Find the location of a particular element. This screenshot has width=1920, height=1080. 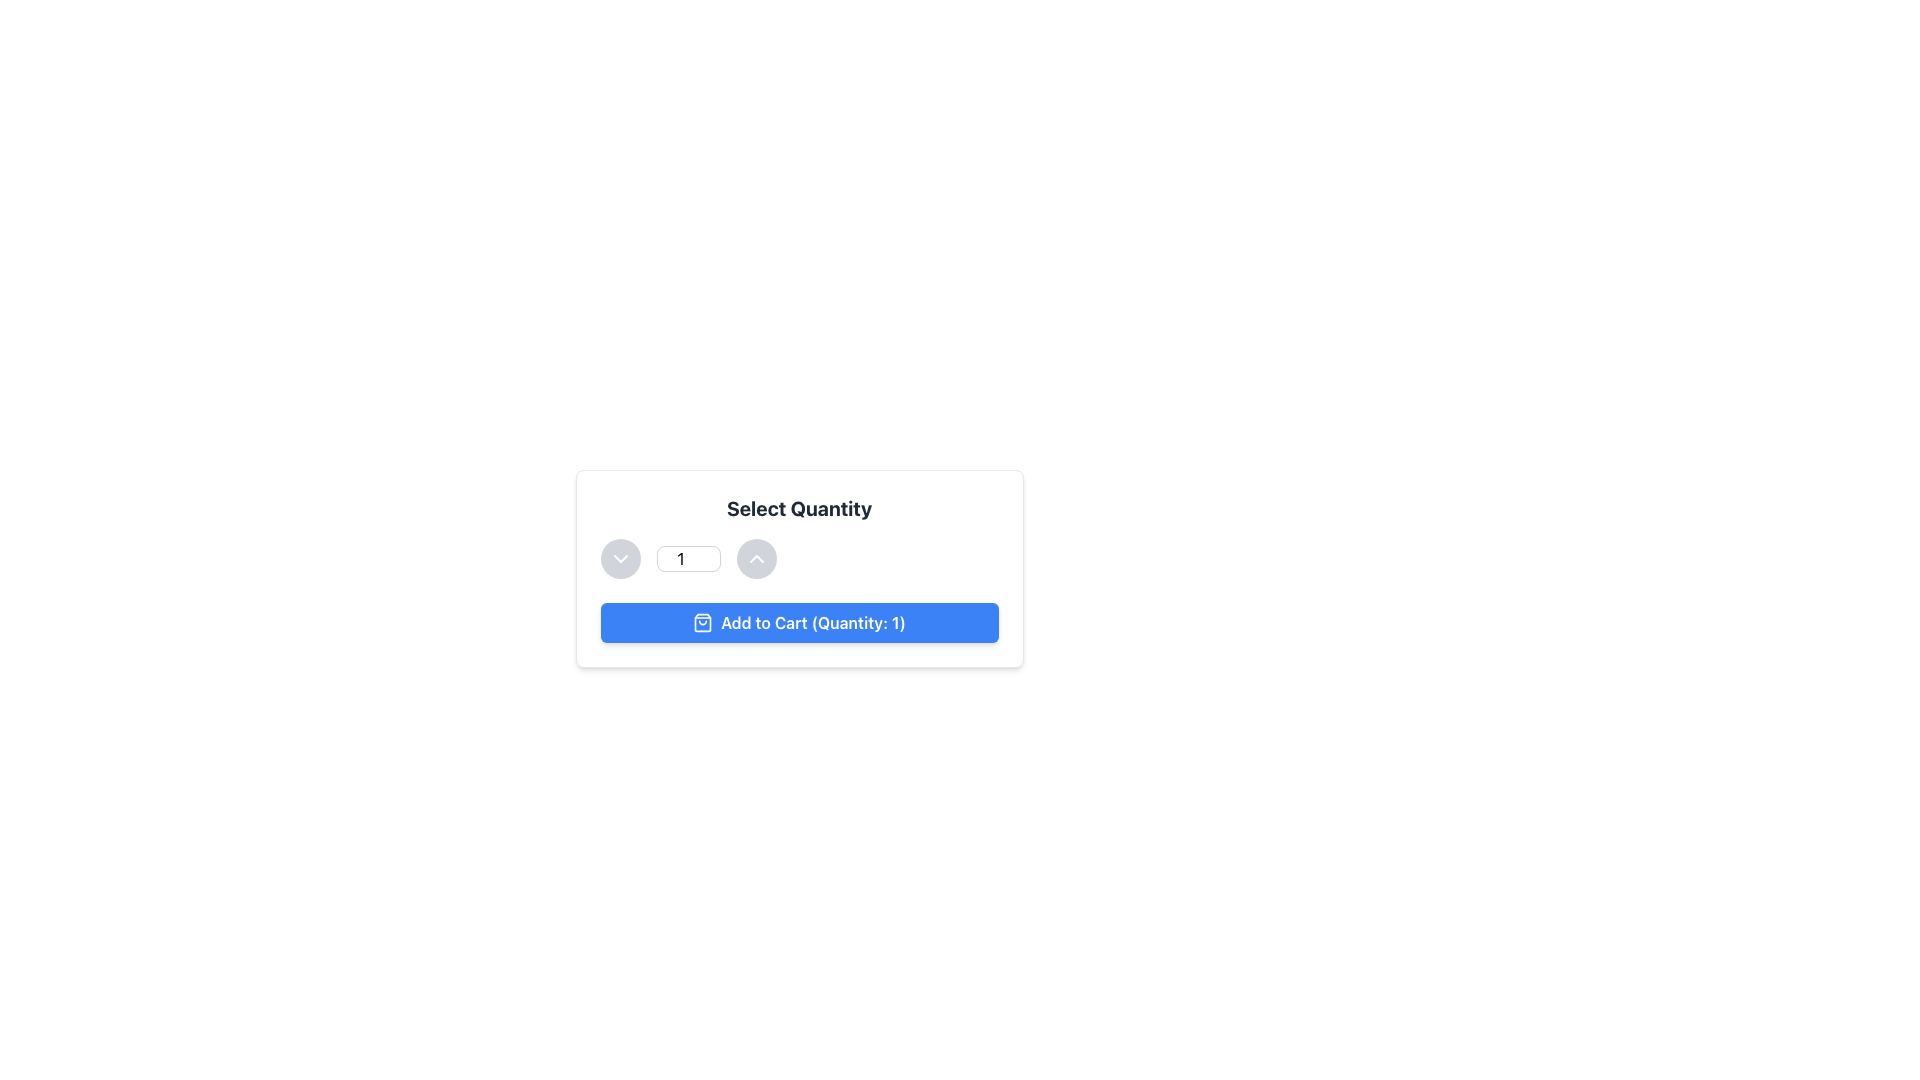

the first button to the left of the numerical input field to decrease the numerical value is located at coordinates (619, 559).